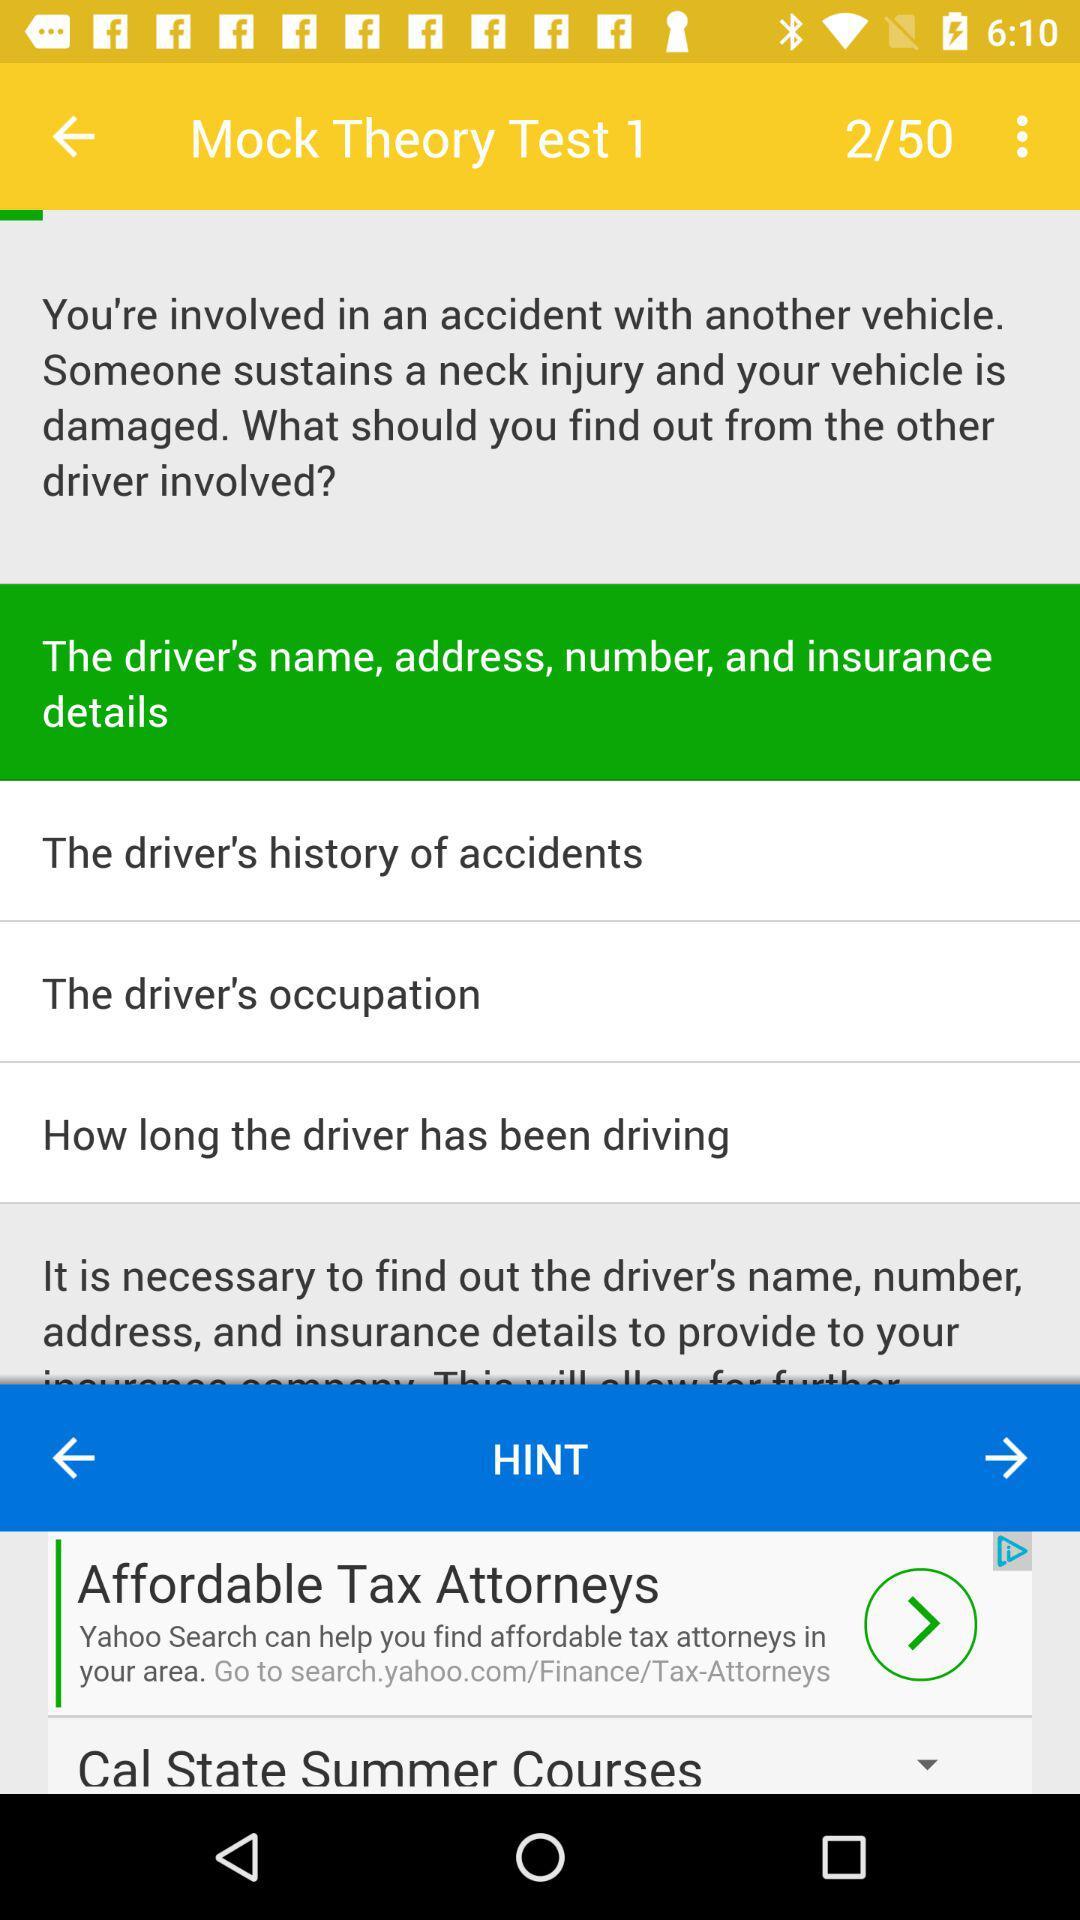 The image size is (1080, 1920). What do you see at coordinates (72, 135) in the screenshot?
I see `previous` at bounding box center [72, 135].